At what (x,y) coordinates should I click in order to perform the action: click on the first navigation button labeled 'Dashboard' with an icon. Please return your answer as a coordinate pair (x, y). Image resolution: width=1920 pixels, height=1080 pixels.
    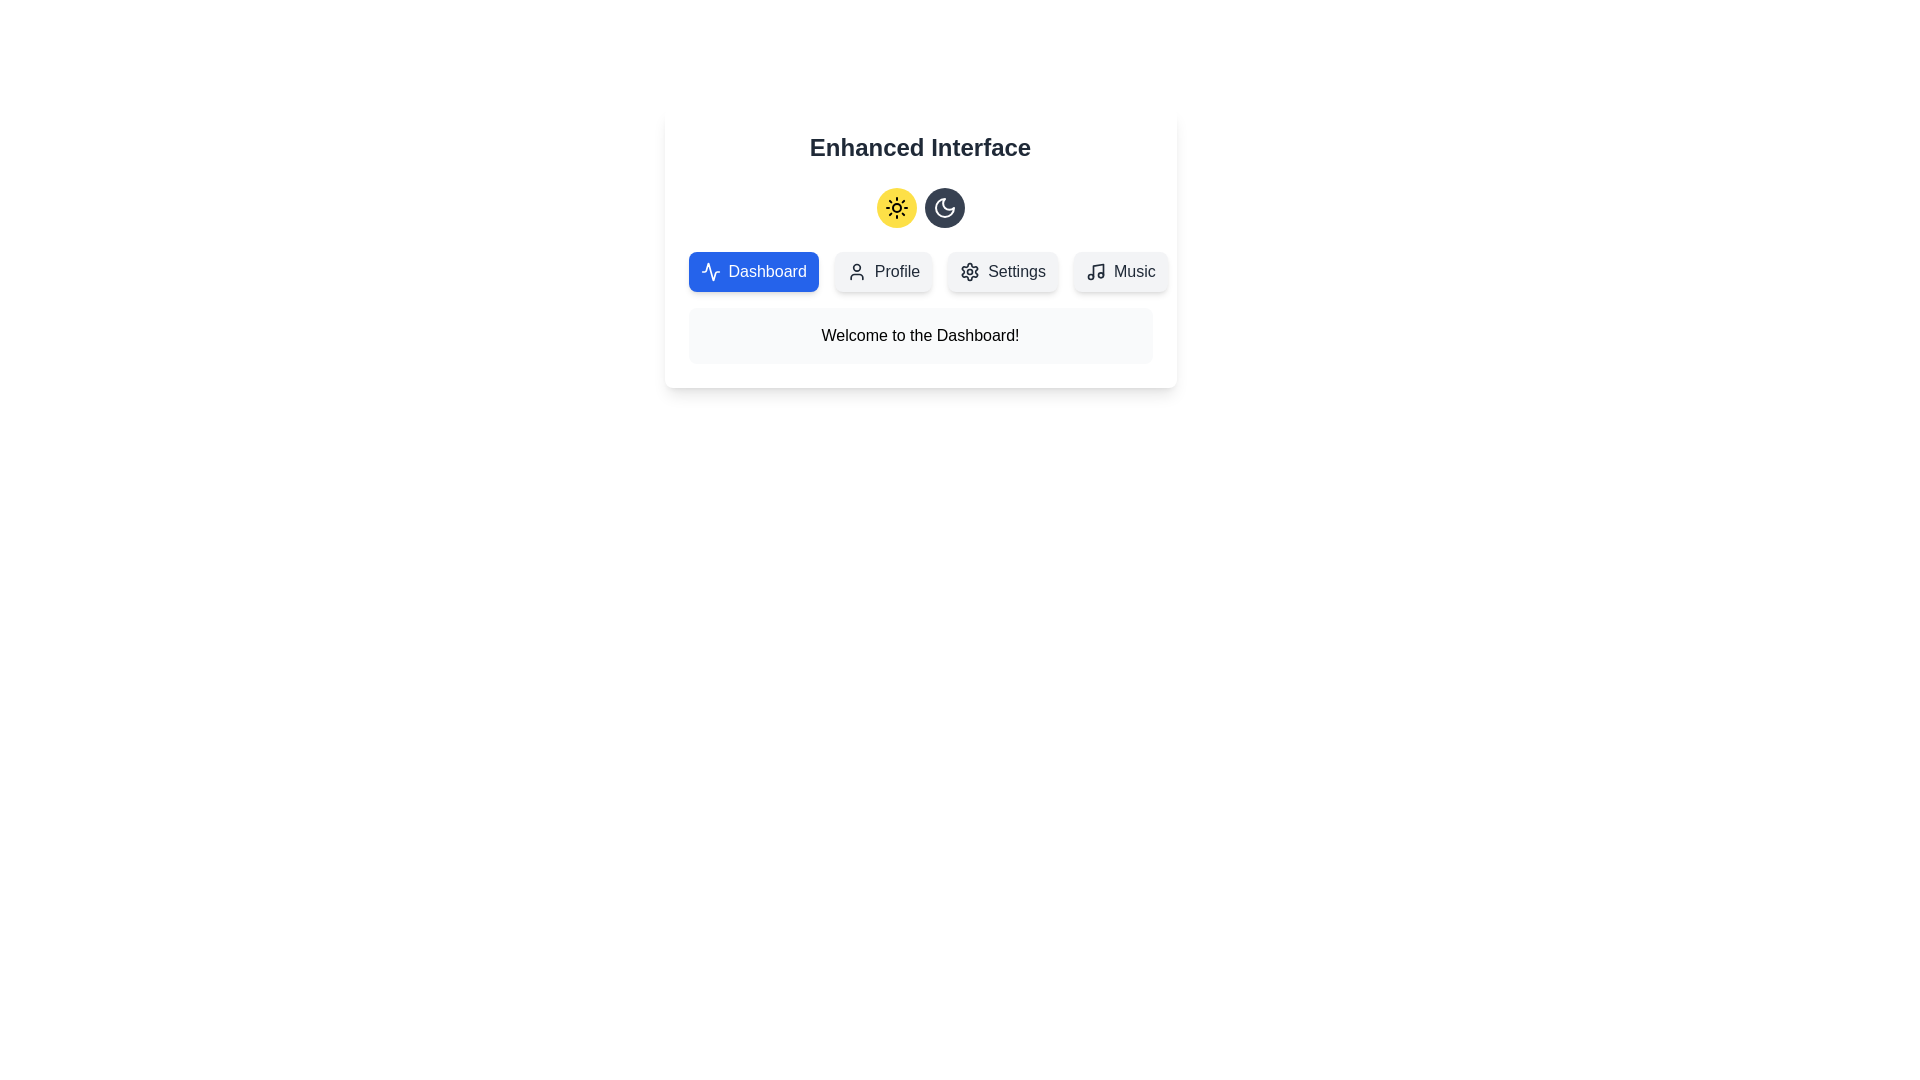
    Looking at the image, I should click on (752, 272).